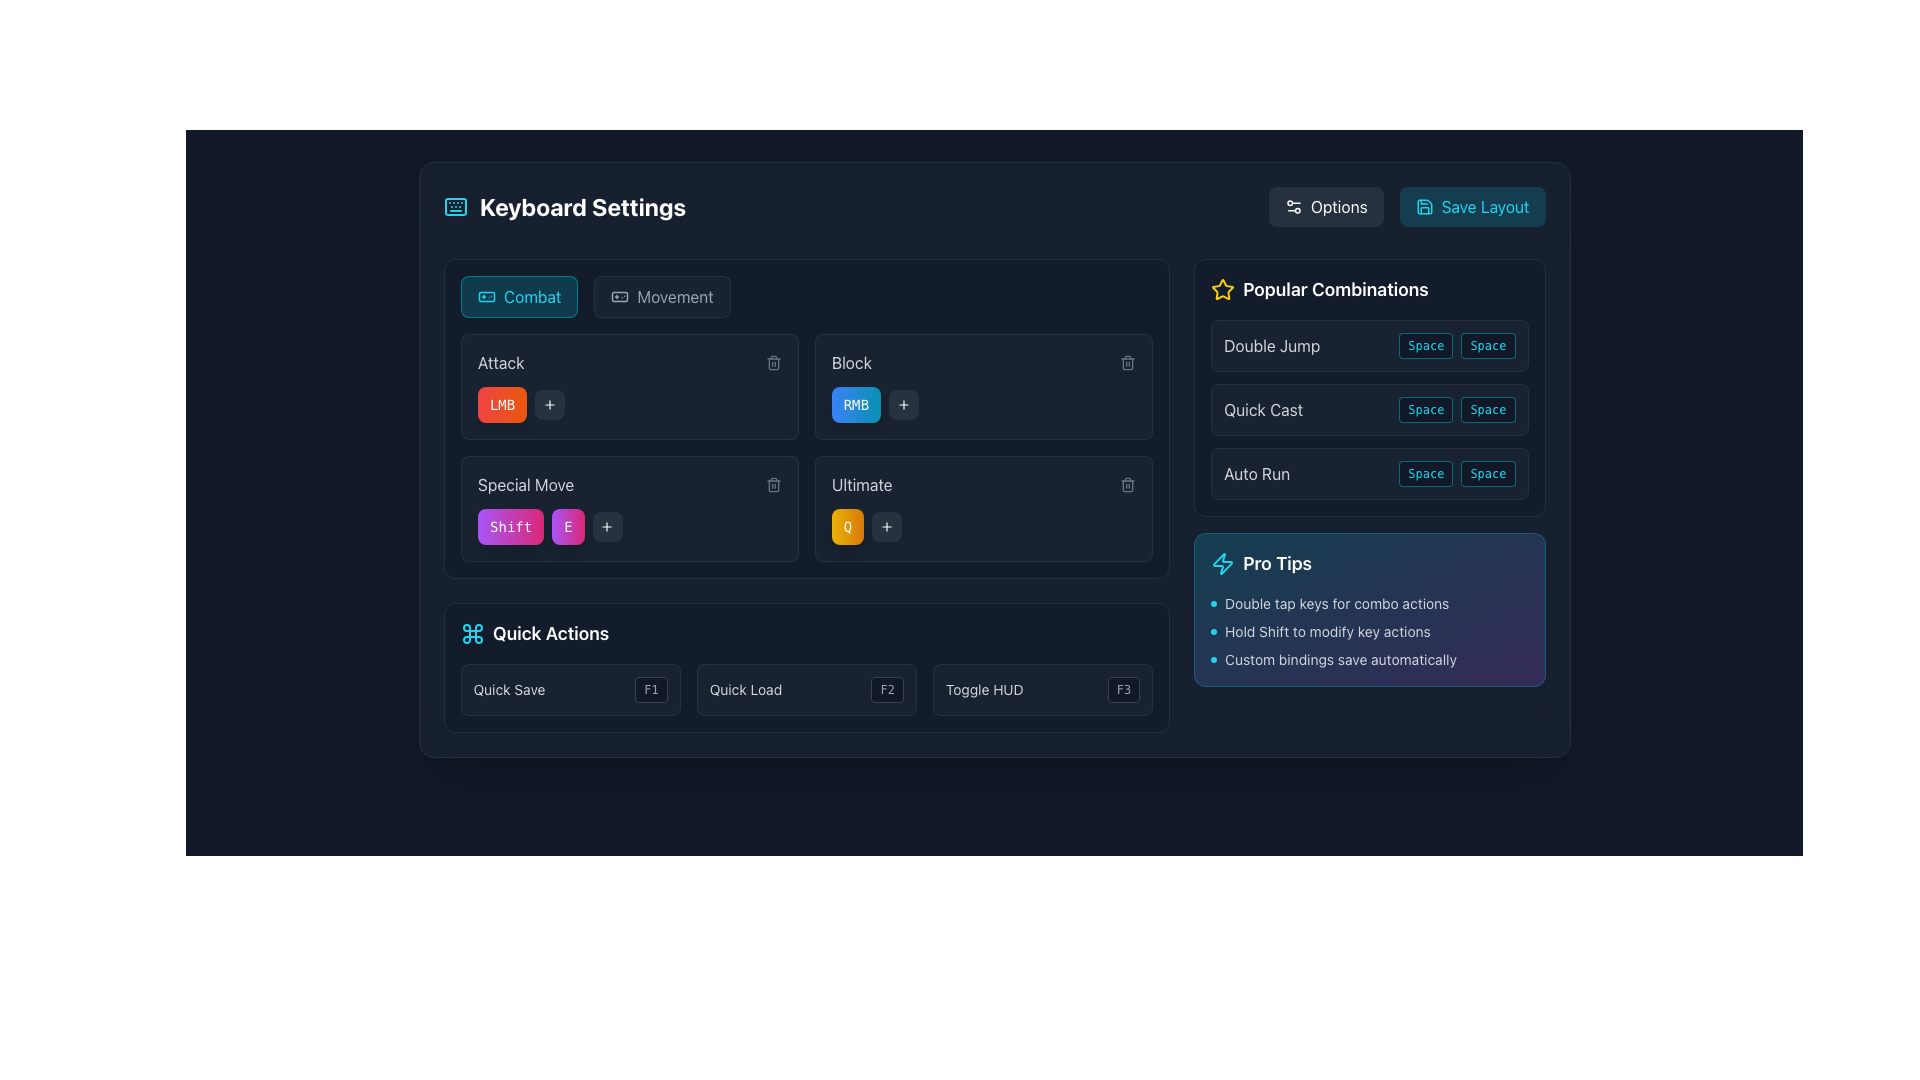 The width and height of the screenshot is (1920, 1080). Describe the element at coordinates (1293, 207) in the screenshot. I see `the settings cog icon button located in the top-right corner of the interface, which is part of the 'Options' button and positioned to the left of the 'Save Layout' button` at that location.